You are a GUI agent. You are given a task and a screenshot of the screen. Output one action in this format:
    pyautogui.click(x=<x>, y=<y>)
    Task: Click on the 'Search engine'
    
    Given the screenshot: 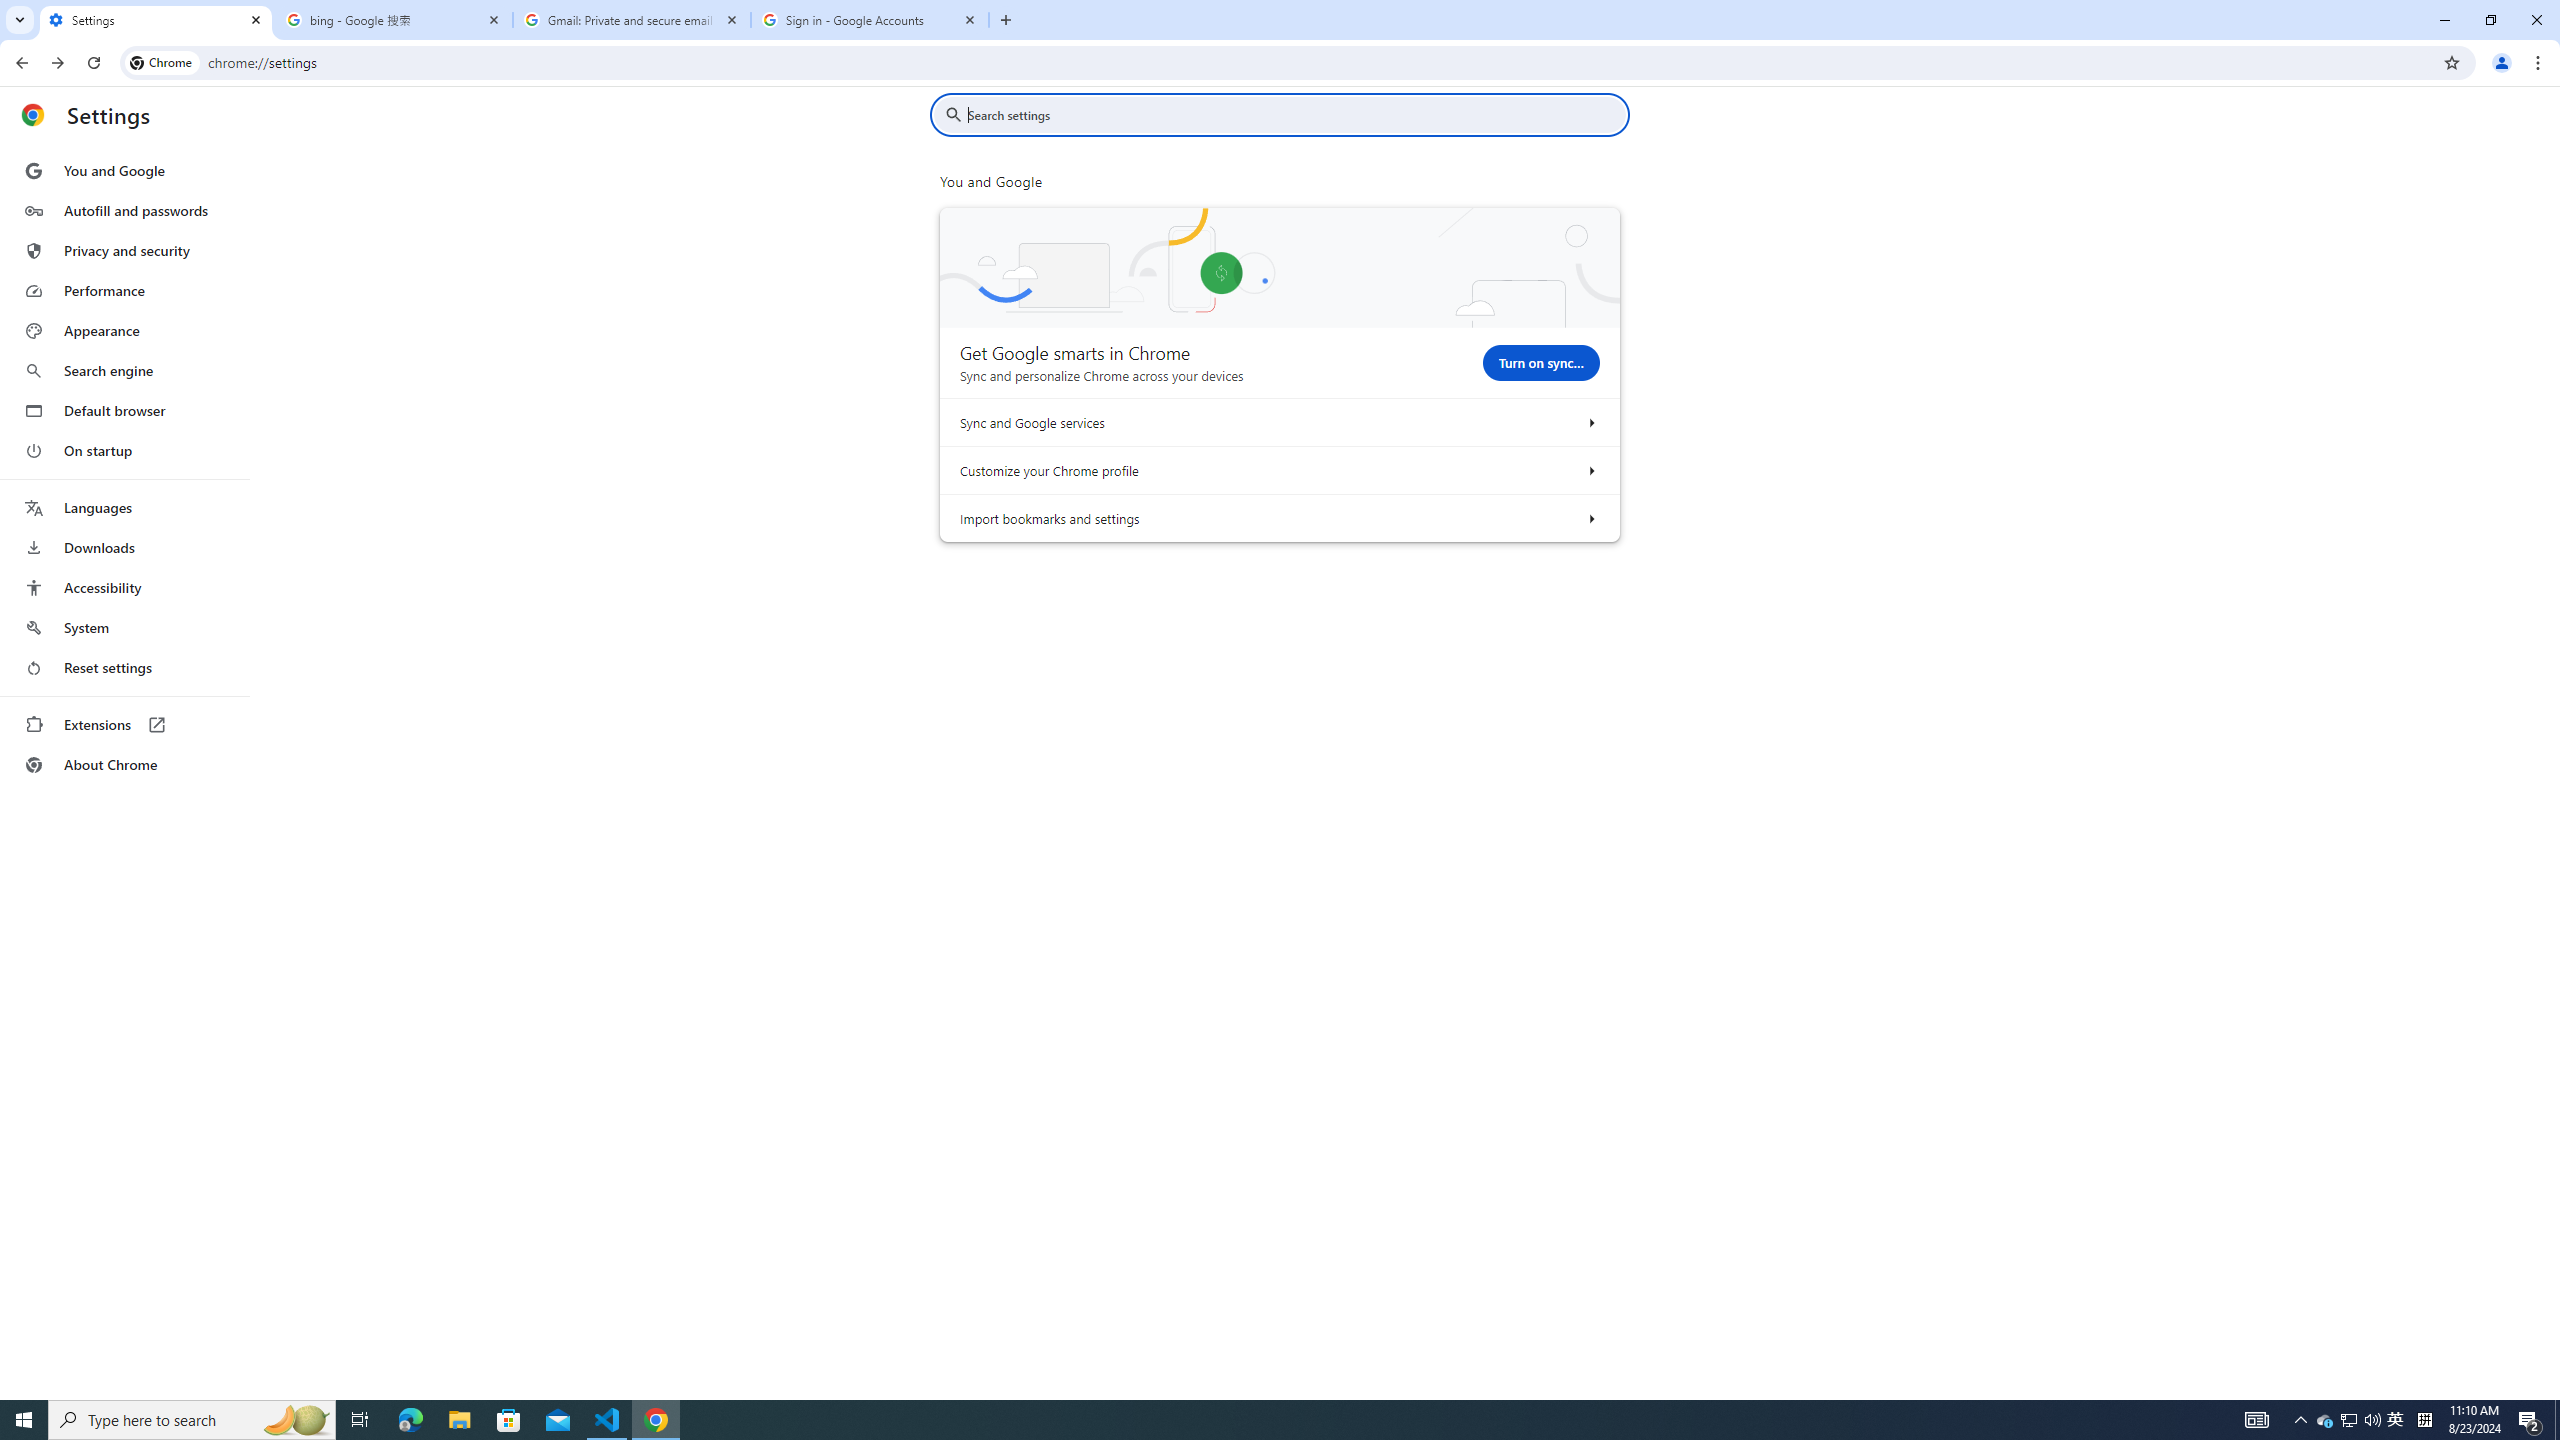 What is the action you would take?
    pyautogui.click(x=123, y=371)
    